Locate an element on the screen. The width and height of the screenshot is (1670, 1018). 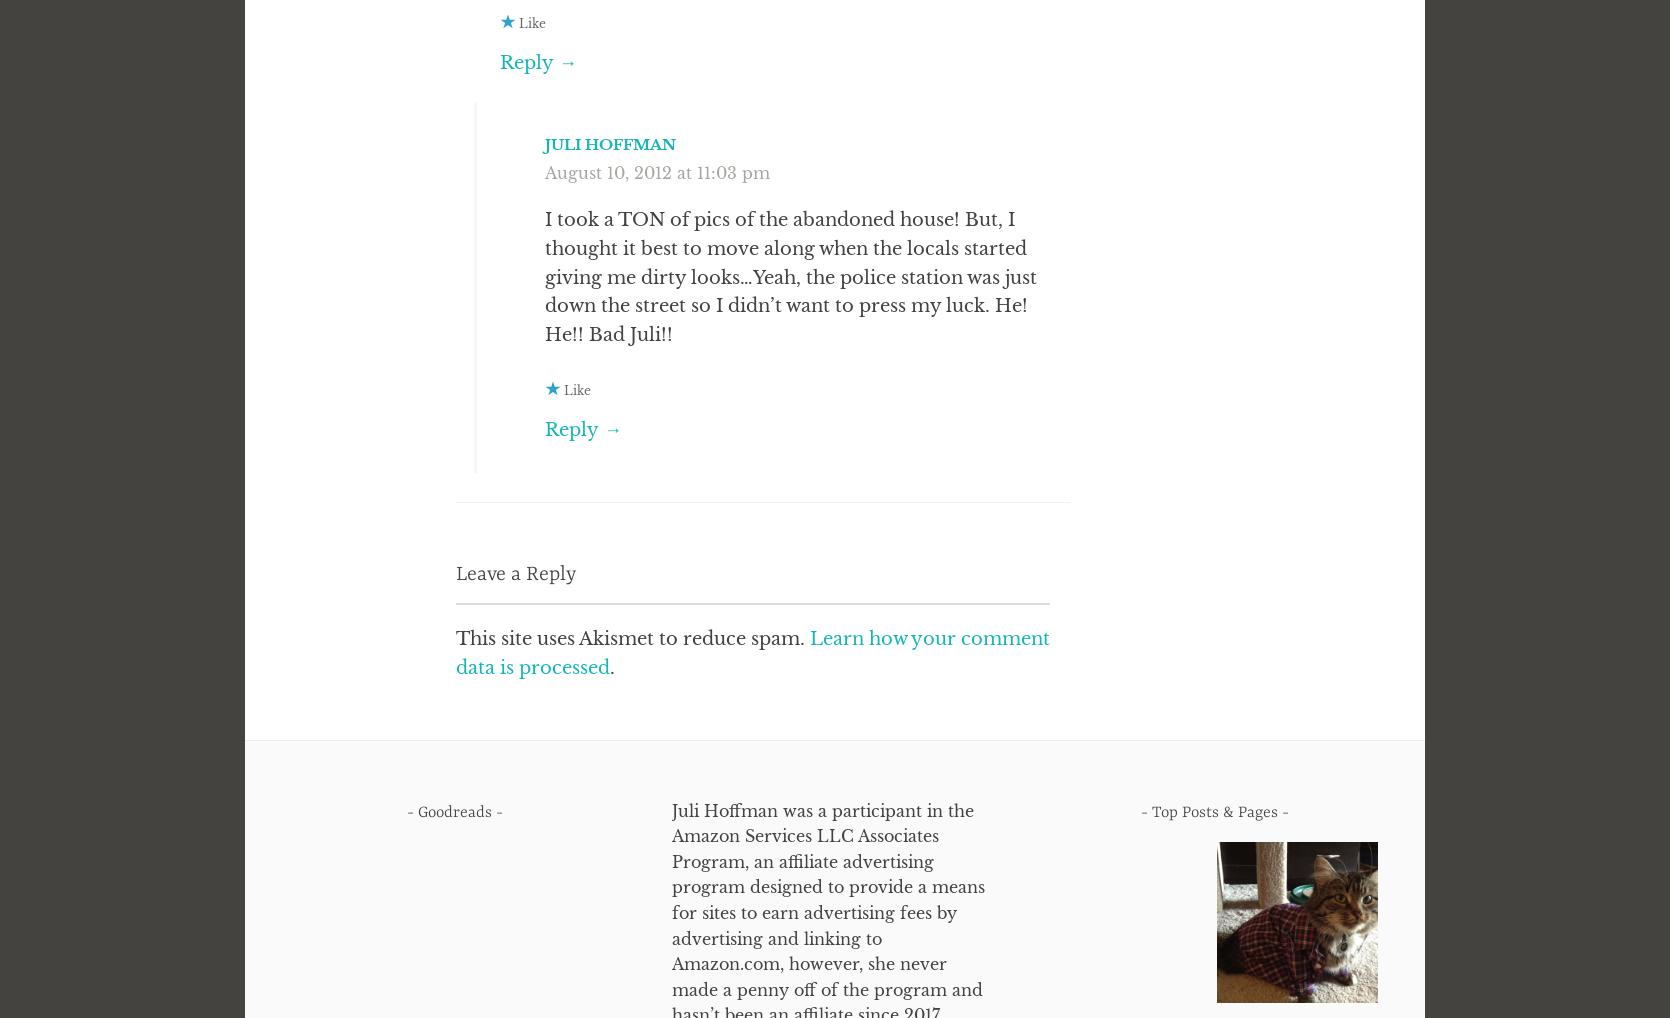
'Leave a Reply' is located at coordinates (455, 573).